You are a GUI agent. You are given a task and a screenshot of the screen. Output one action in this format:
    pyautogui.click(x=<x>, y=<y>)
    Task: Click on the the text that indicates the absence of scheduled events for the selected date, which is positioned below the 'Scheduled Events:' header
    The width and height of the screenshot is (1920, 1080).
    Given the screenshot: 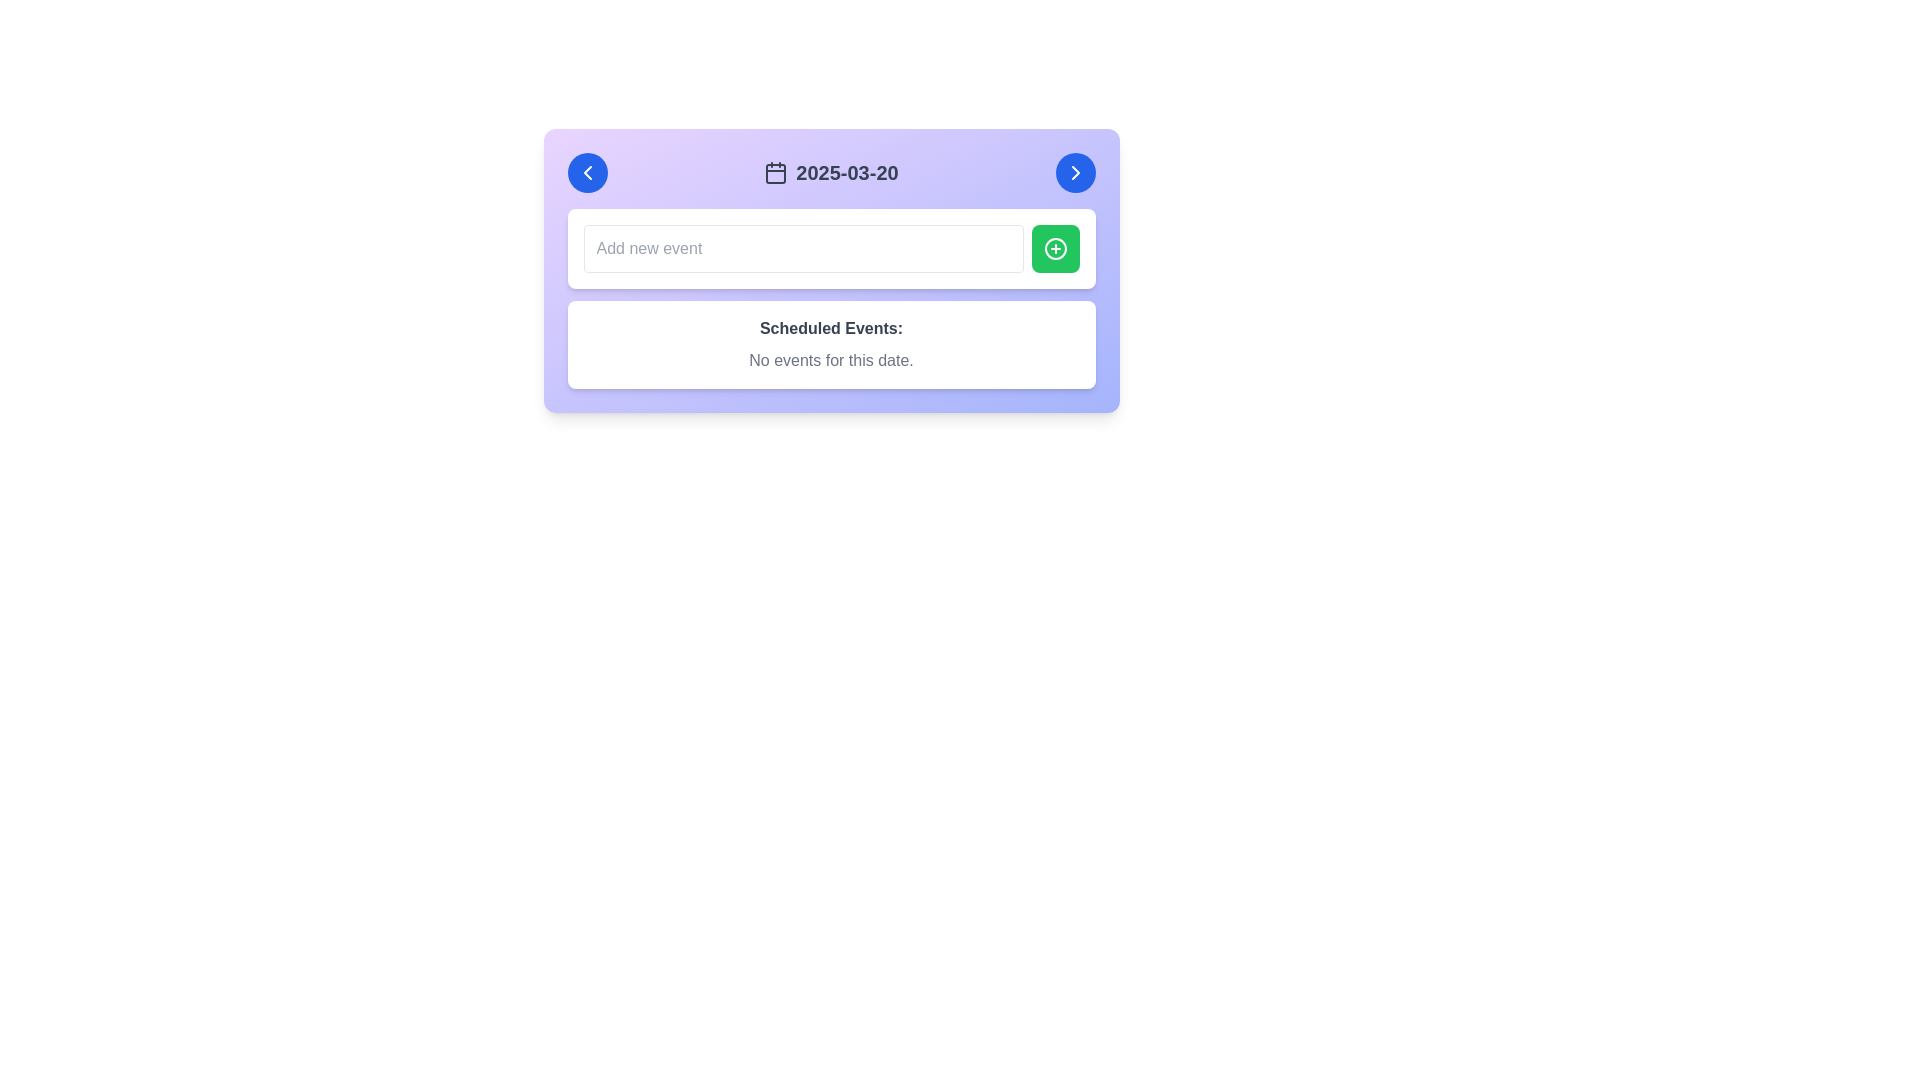 What is the action you would take?
    pyautogui.click(x=831, y=361)
    